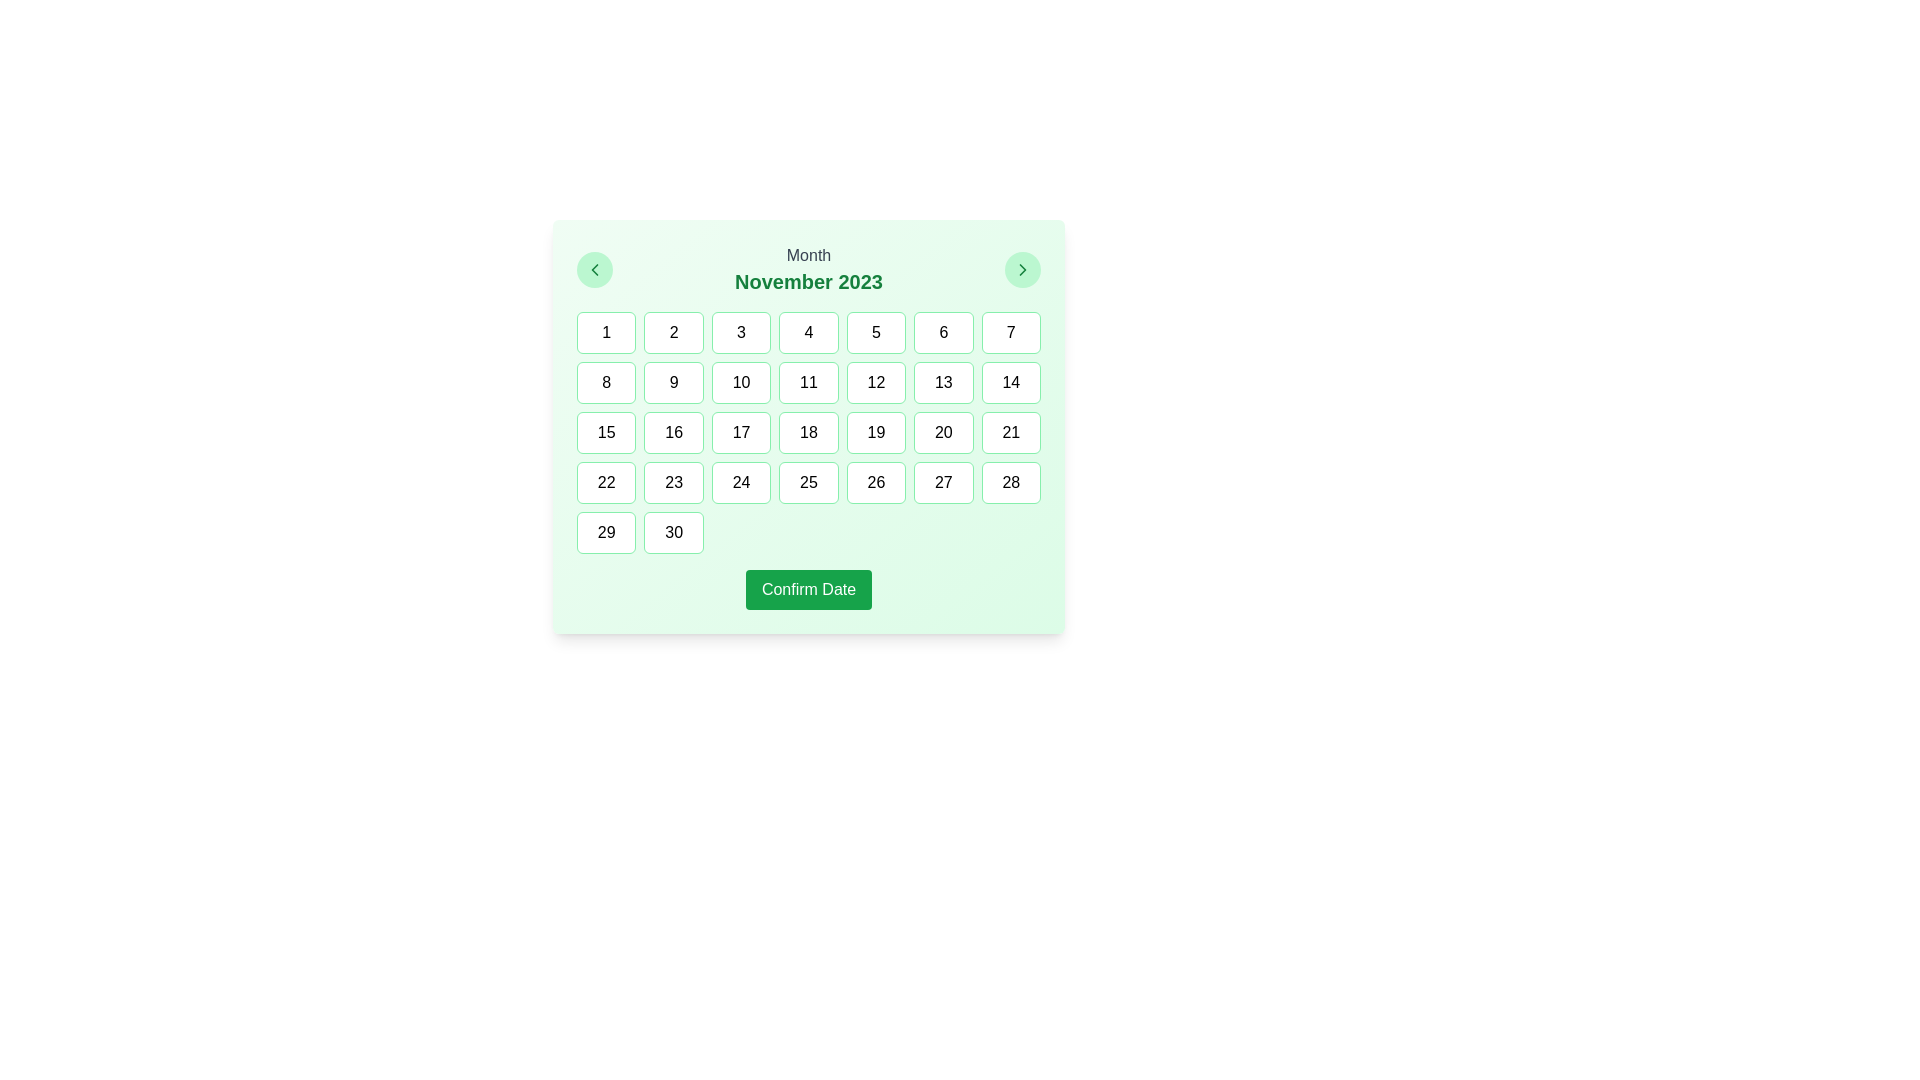 This screenshot has height=1080, width=1920. I want to click on the Label displaying 'November 2023' in a large, bold, green font, which is centrally located beneath the text 'Month' in the calendar interface, so click(809, 281).